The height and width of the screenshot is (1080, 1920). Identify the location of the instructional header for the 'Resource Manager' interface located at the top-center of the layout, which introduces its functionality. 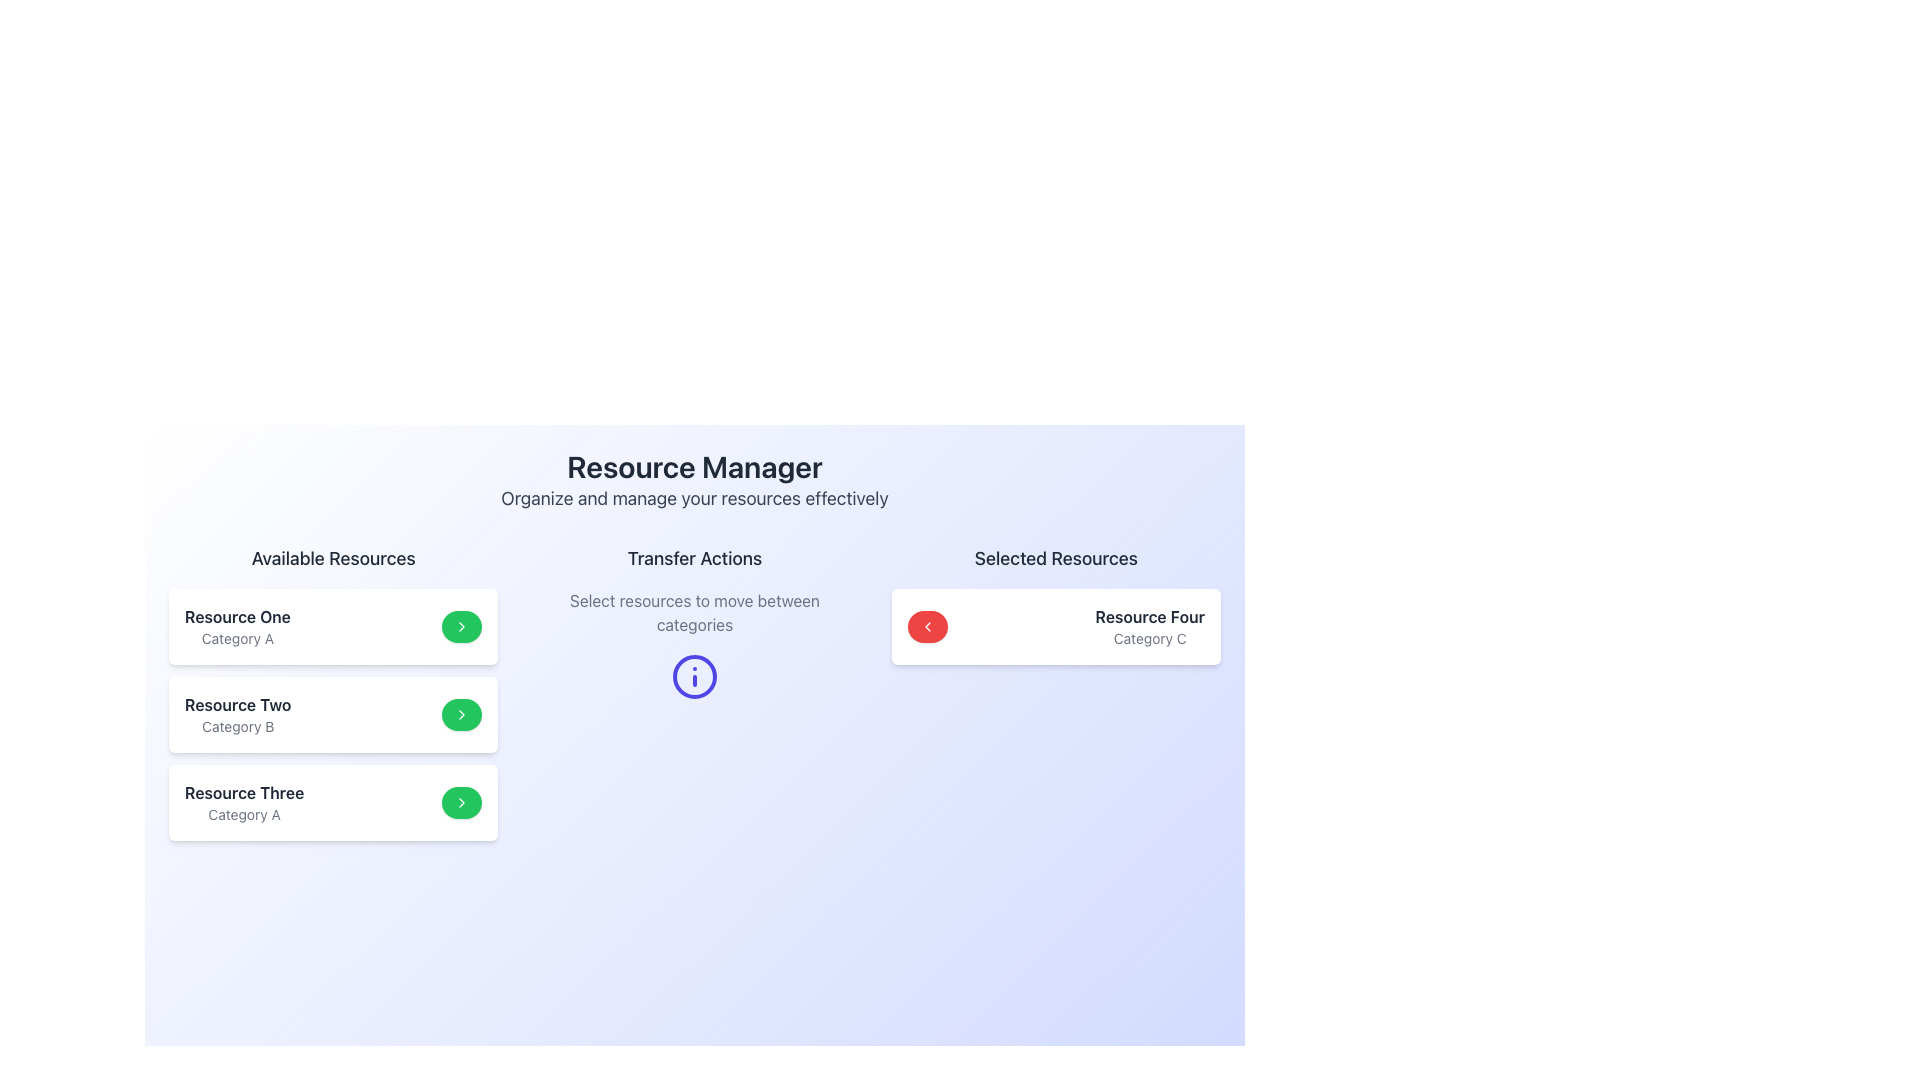
(695, 481).